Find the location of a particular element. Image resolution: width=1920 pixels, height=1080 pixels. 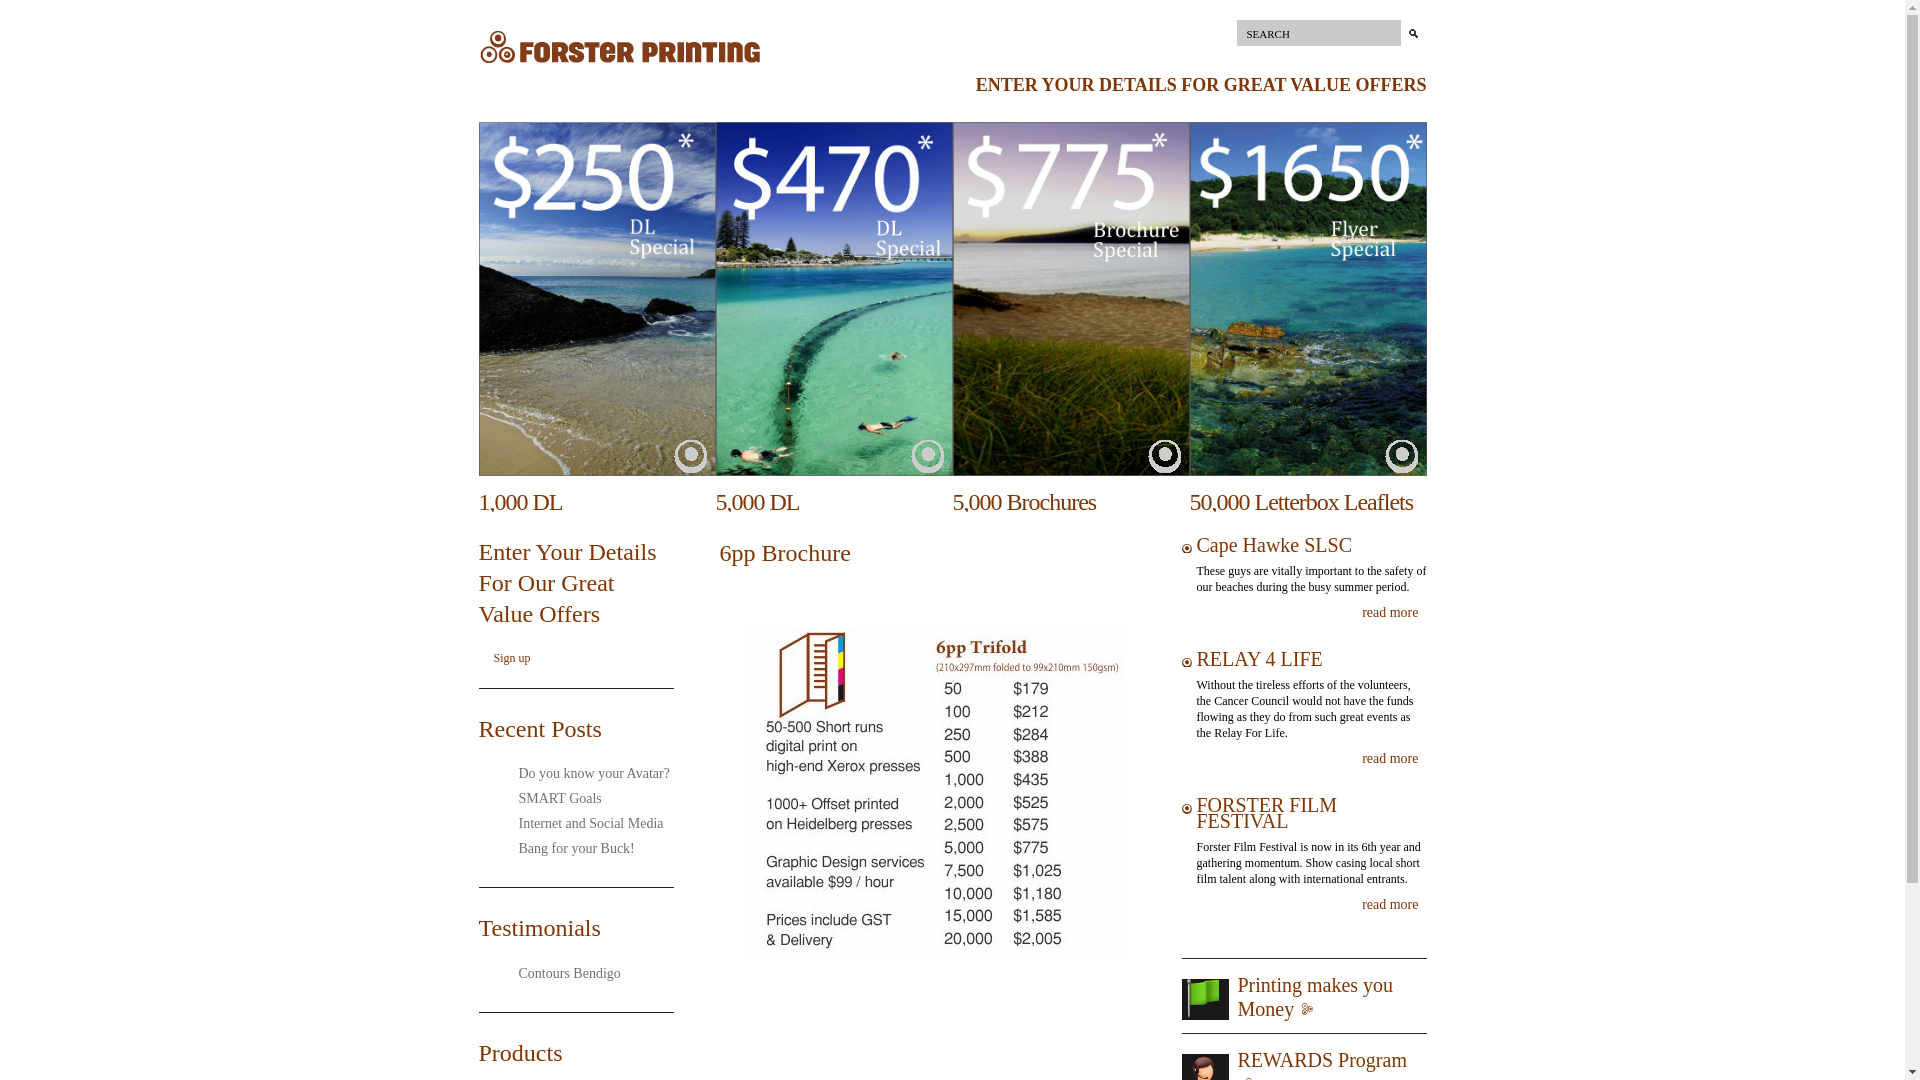

' ' is located at coordinates (1169, 457).